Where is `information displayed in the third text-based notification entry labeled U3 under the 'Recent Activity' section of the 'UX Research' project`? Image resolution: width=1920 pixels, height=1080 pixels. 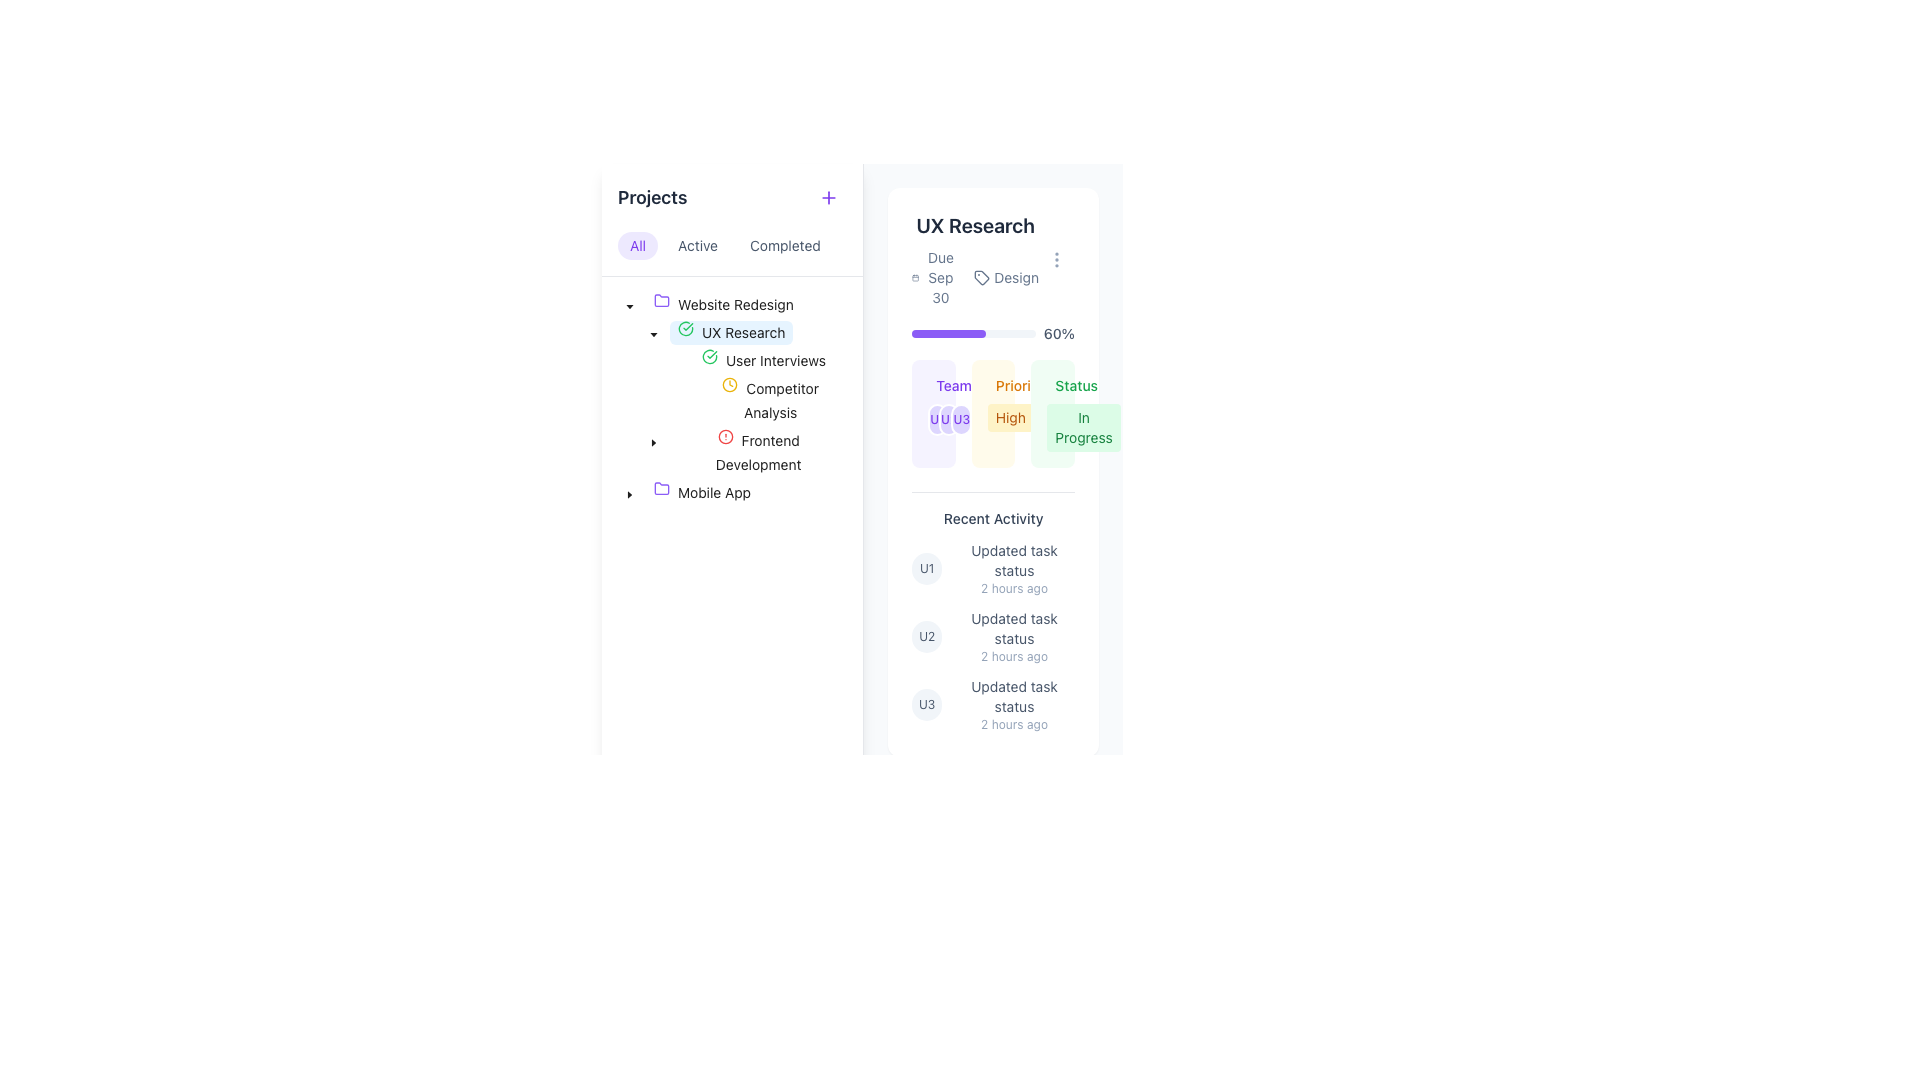
information displayed in the third text-based notification entry labeled U3 under the 'Recent Activity' section of the 'UX Research' project is located at coordinates (1014, 704).